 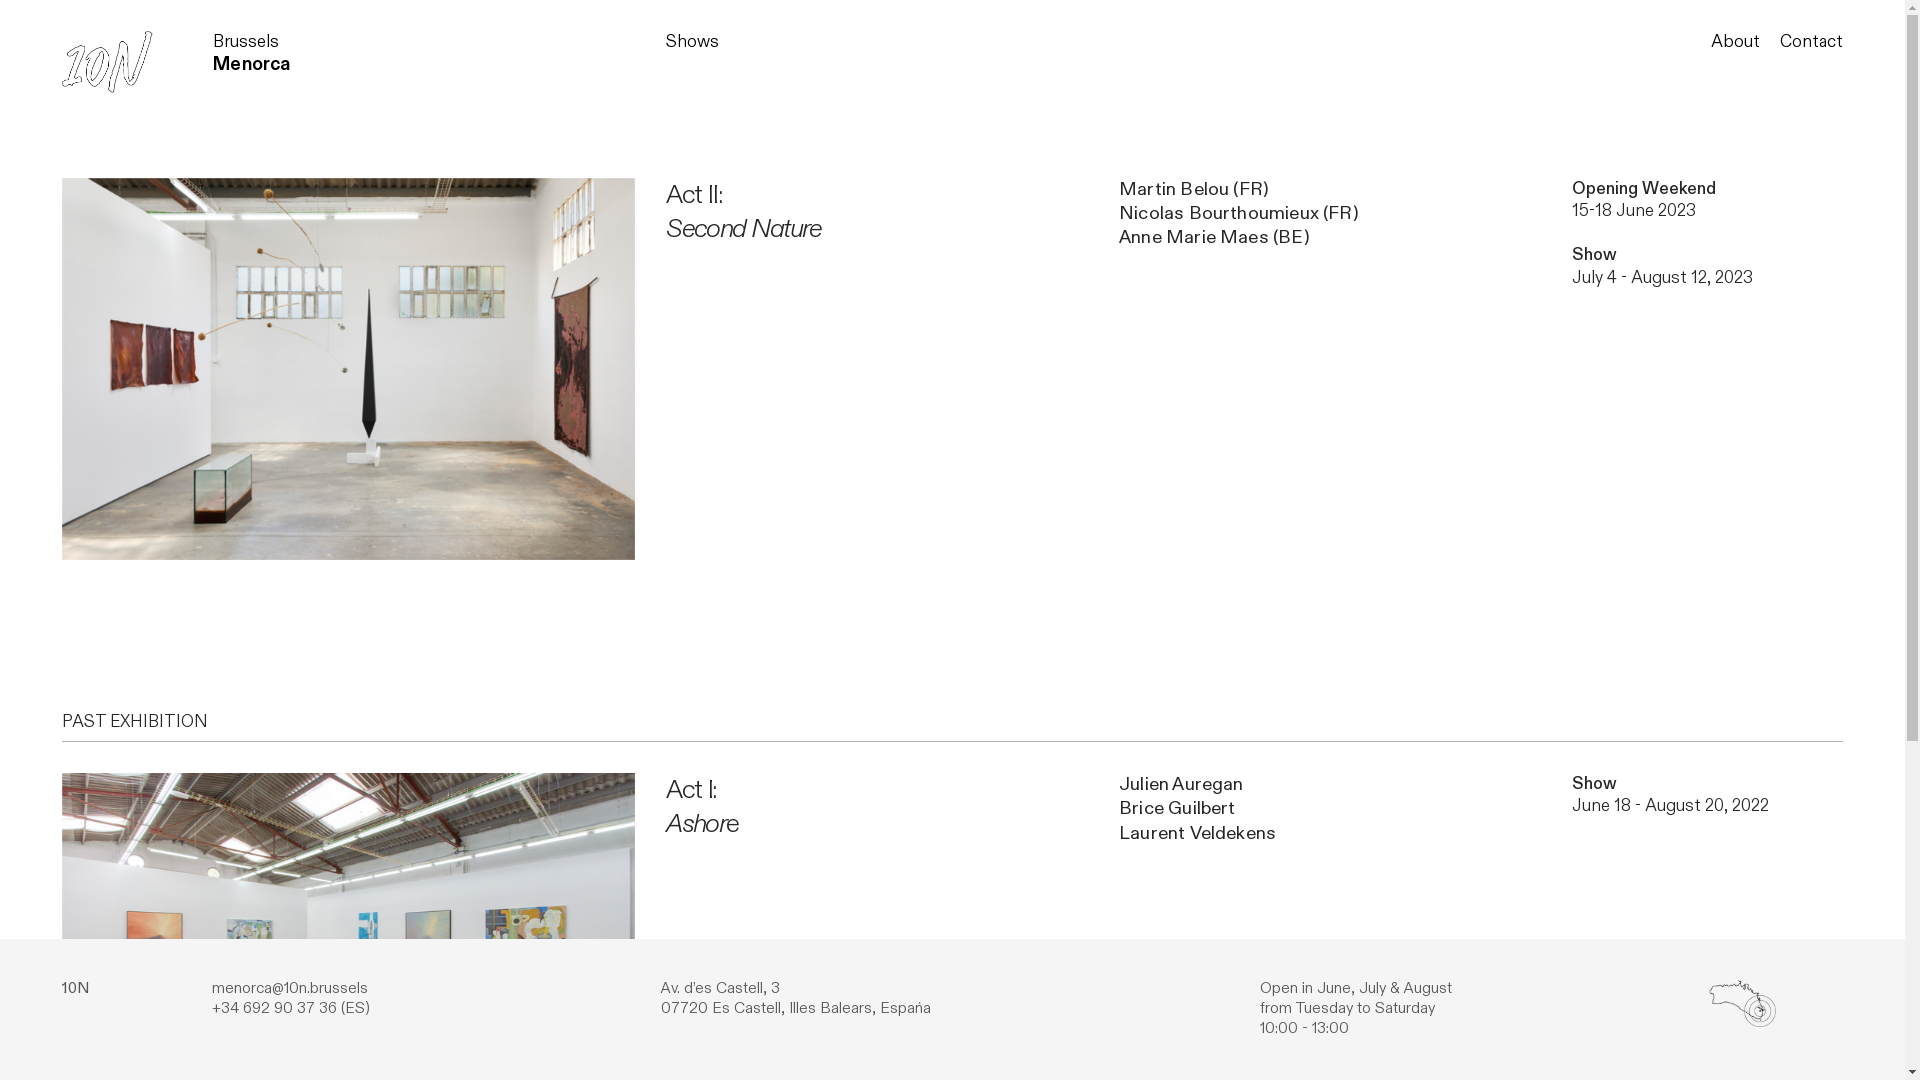 What do you see at coordinates (1197, 808) in the screenshot?
I see `'Julien Auregan` at bounding box center [1197, 808].